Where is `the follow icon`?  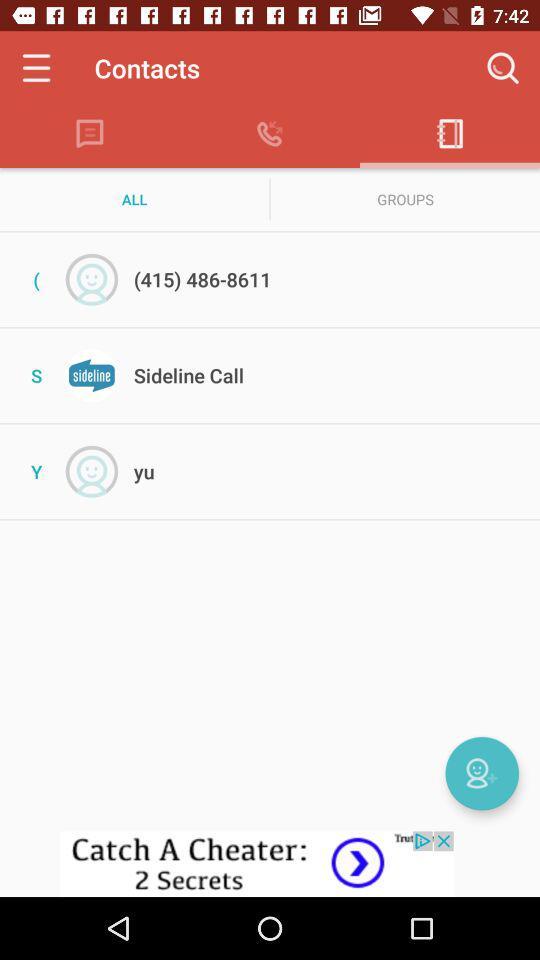
the follow icon is located at coordinates (481, 772).